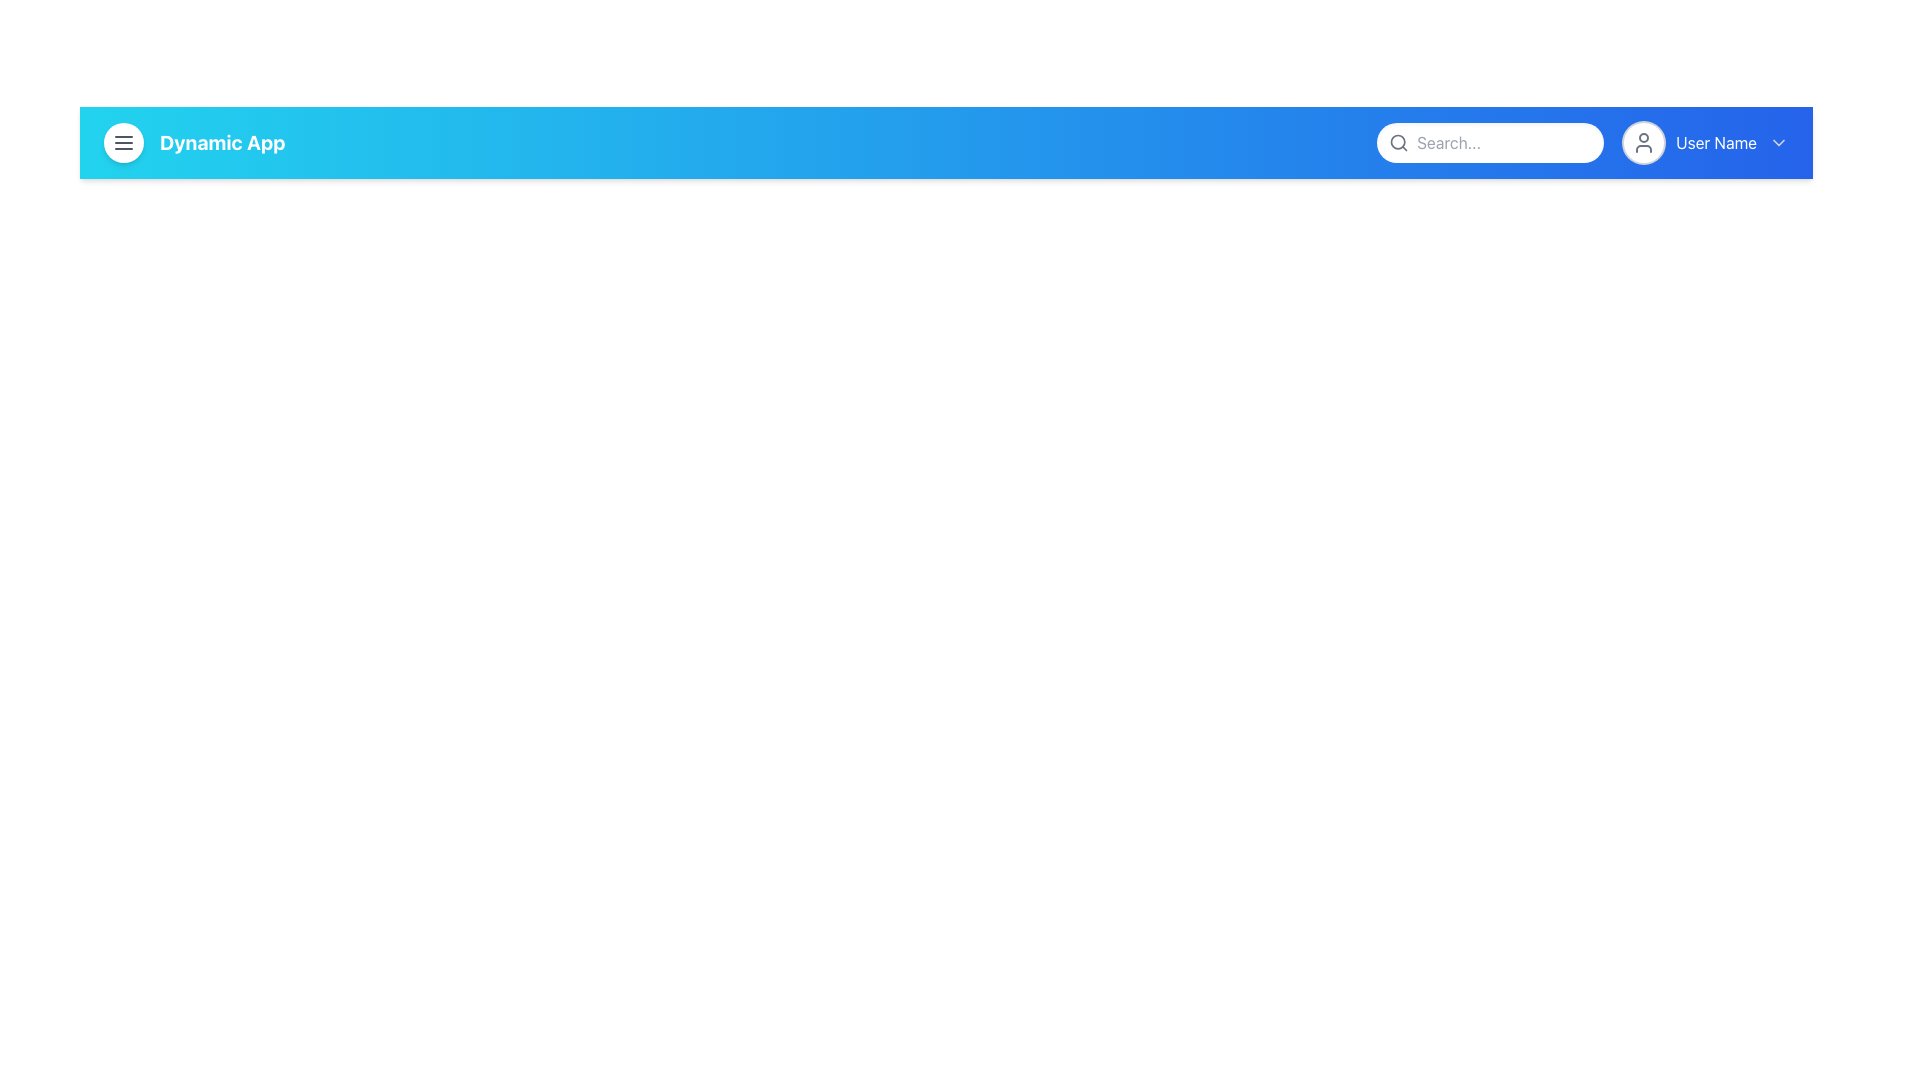 The height and width of the screenshot is (1080, 1920). What do you see at coordinates (1779, 141) in the screenshot?
I see `the chevron icon located to the right of 'User Name' in the top-right navigation bar to potentially display a tooltip` at bounding box center [1779, 141].